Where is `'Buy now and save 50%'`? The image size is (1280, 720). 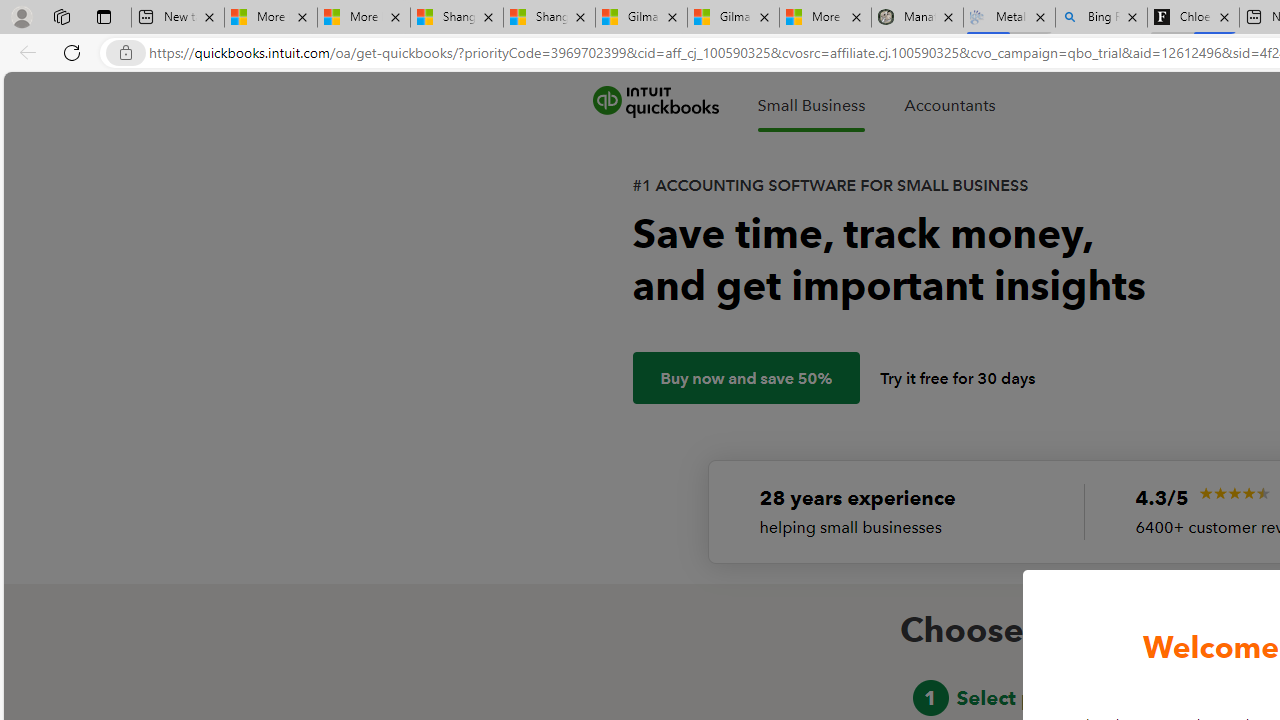
'Buy now and save 50%' is located at coordinates (745, 378).